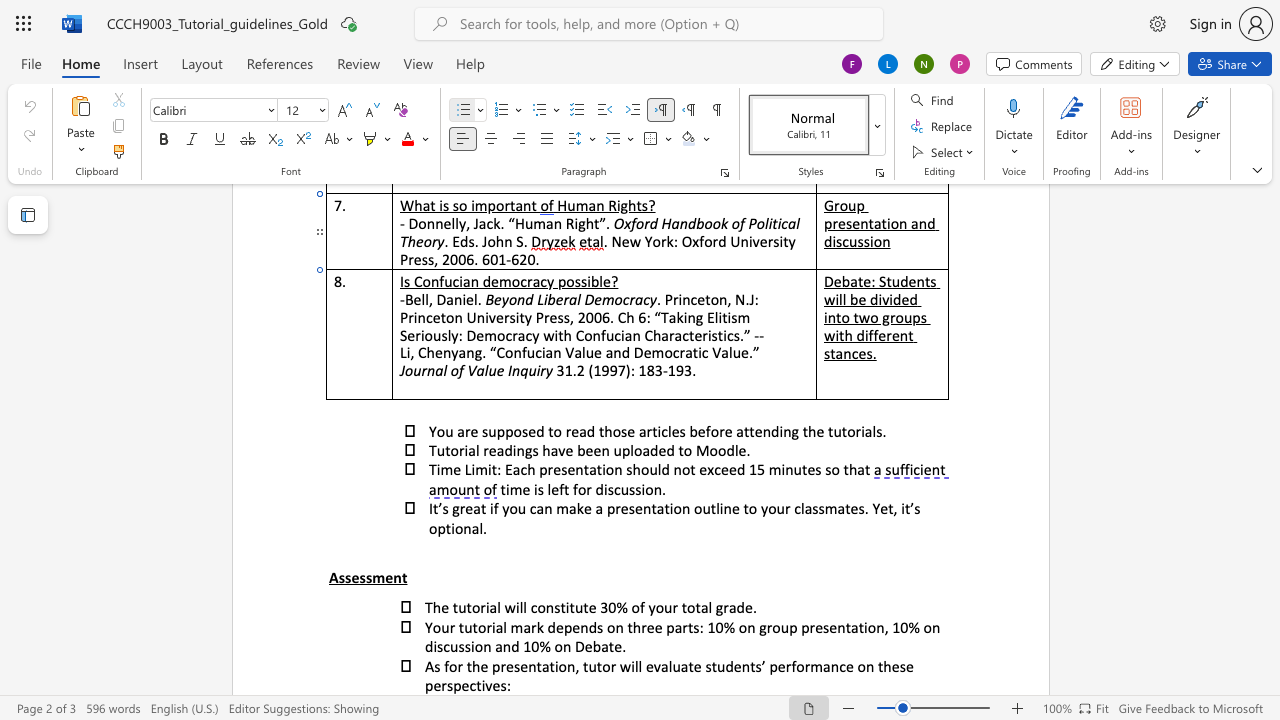 Image resolution: width=1280 pixels, height=720 pixels. What do you see at coordinates (680, 666) in the screenshot?
I see `the space between the continuous character "u" and "a" in the text` at bounding box center [680, 666].